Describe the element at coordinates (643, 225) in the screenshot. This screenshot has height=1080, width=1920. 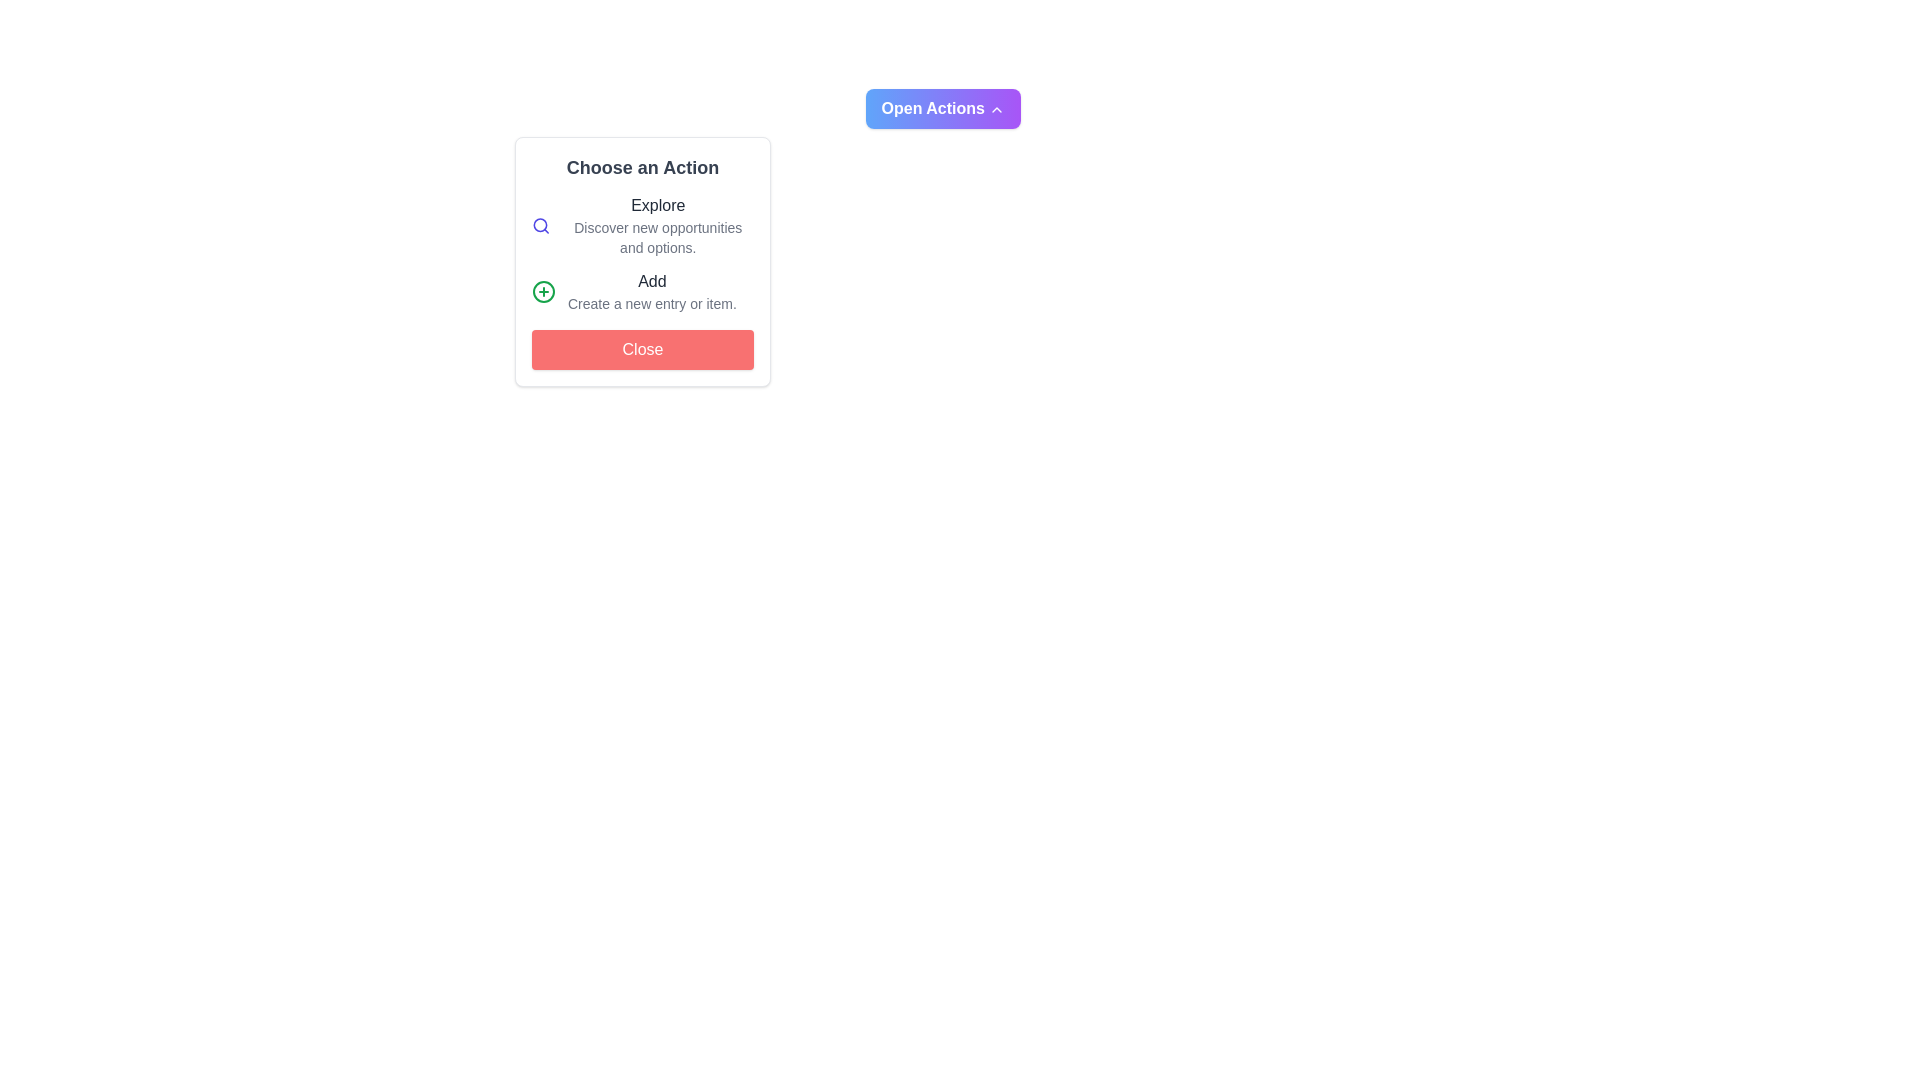
I see `the informational text element labeled 'Explore' that includes a magnifying glass icon, located in the 'Choose an Action' modal` at that location.